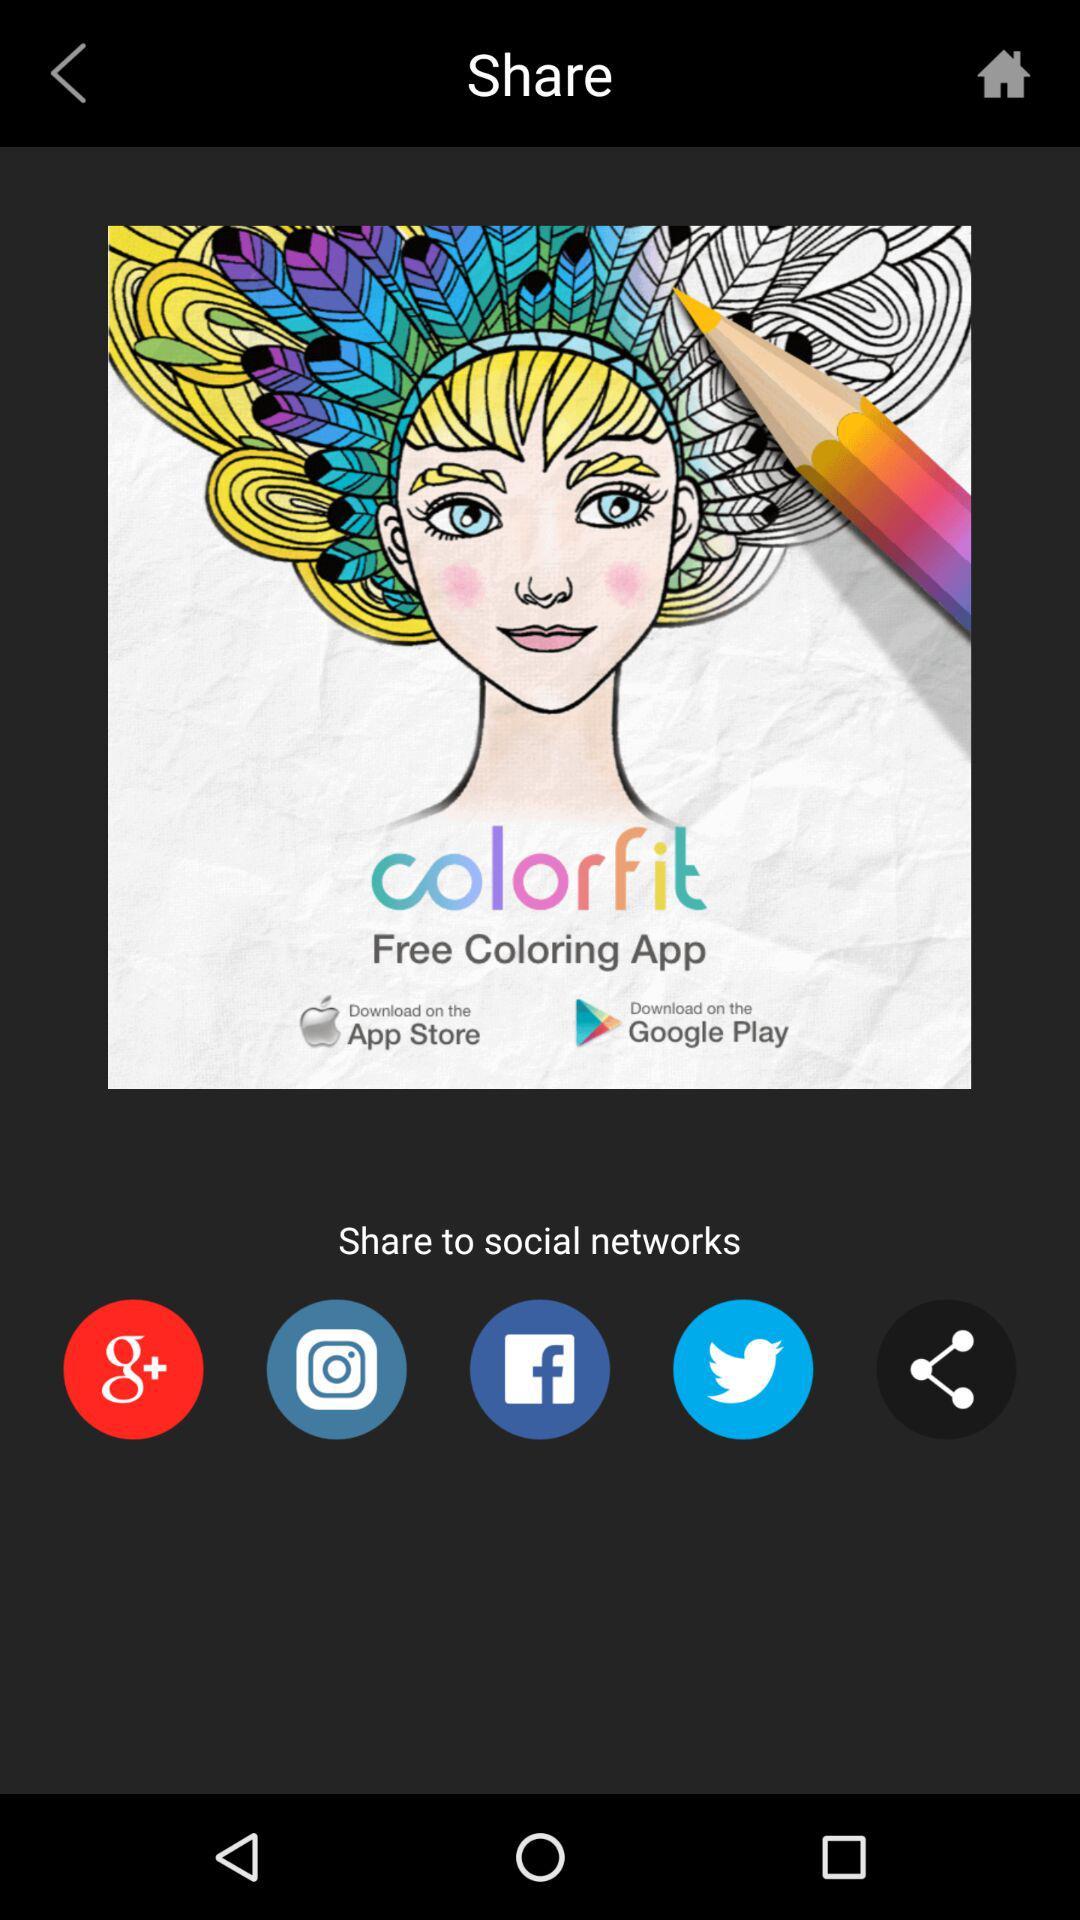  Describe the element at coordinates (133, 1368) in the screenshot. I see `share to google plus` at that location.